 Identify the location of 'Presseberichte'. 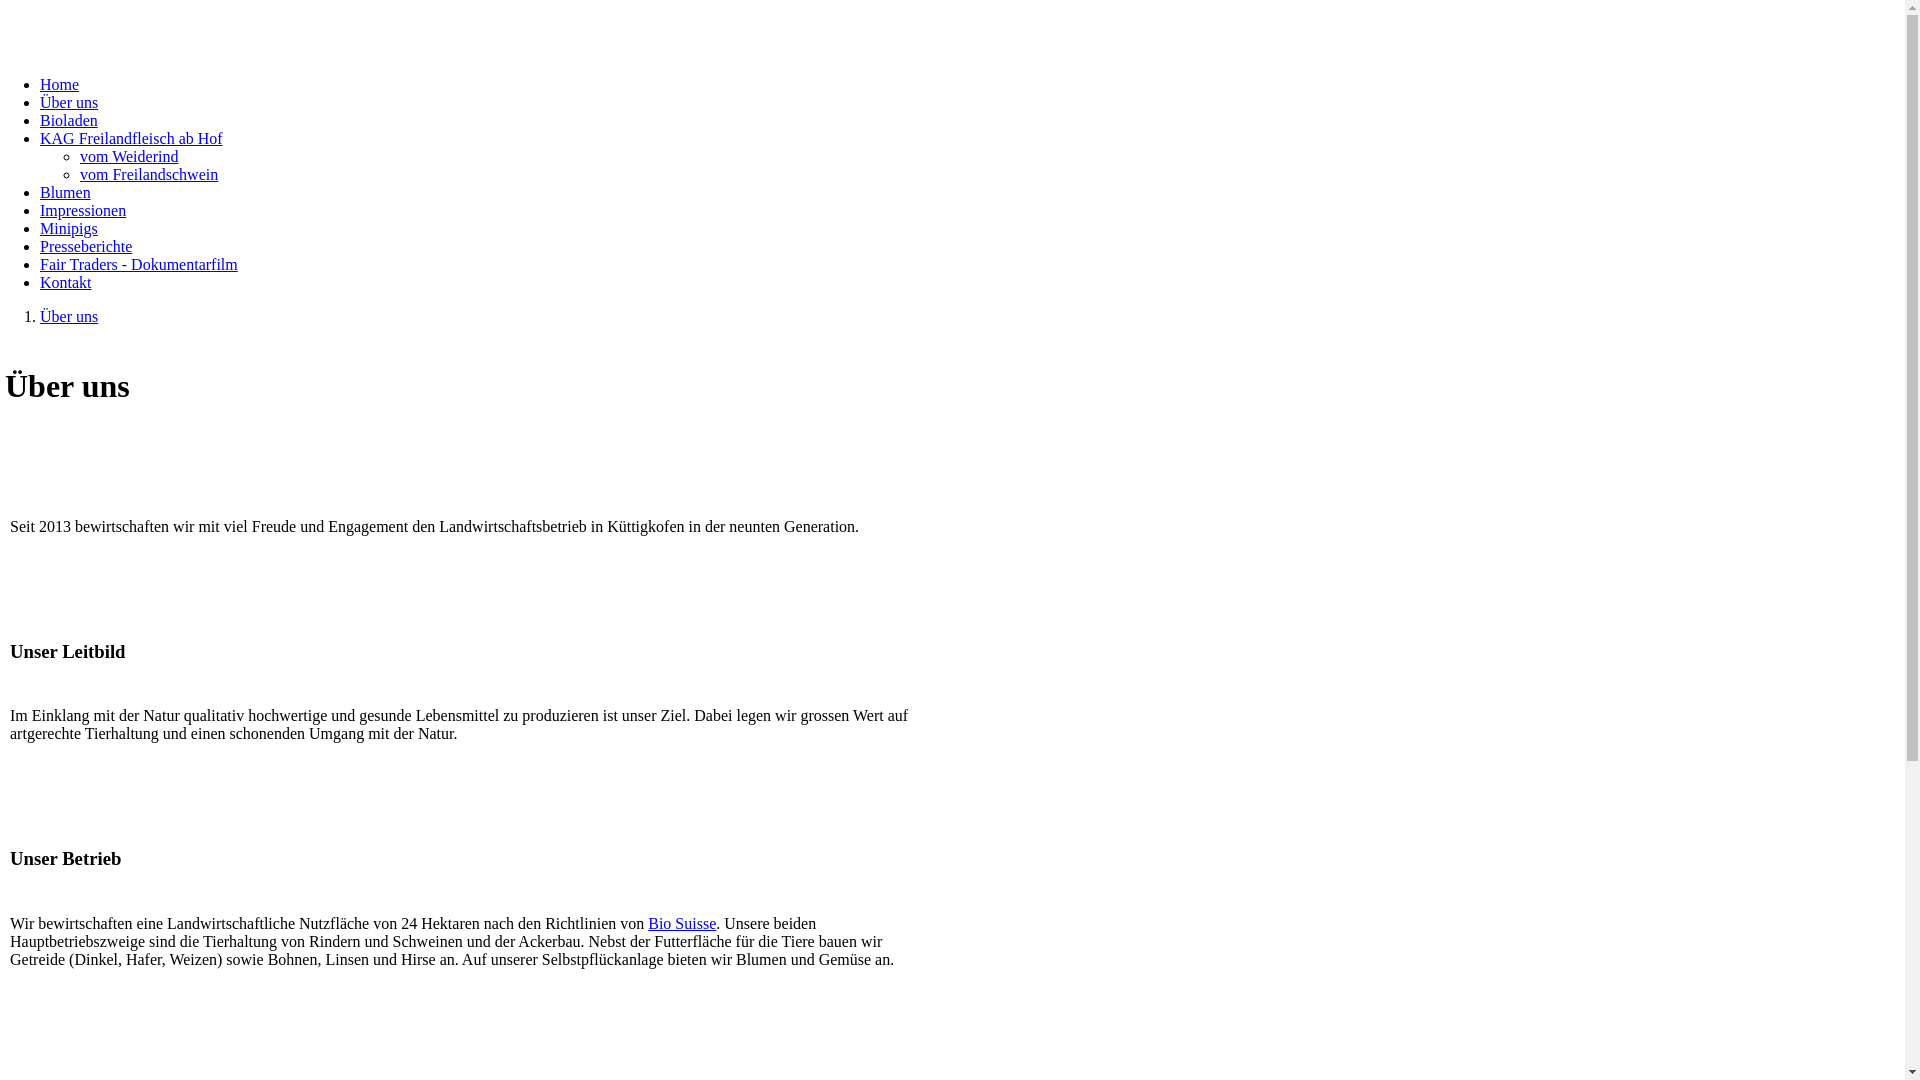
(85, 245).